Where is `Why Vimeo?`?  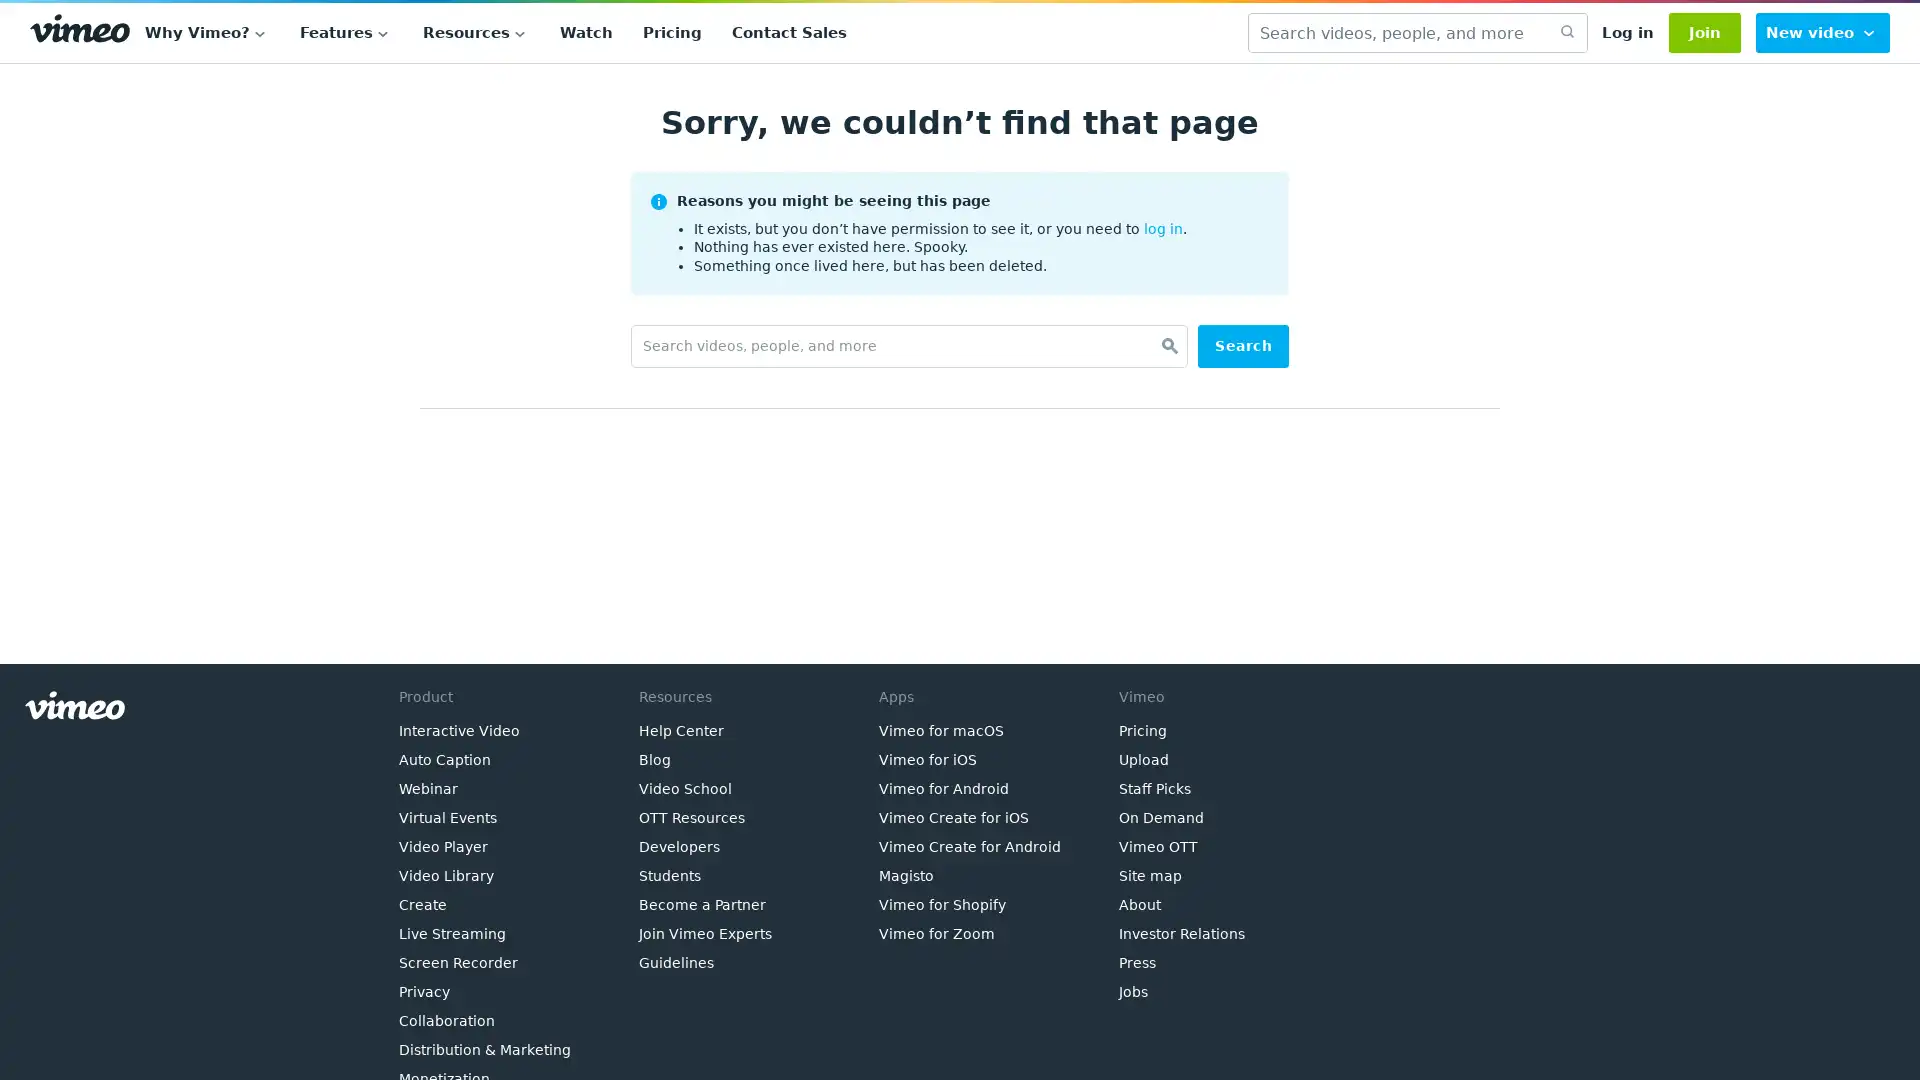
Why Vimeo? is located at coordinates (207, 33).